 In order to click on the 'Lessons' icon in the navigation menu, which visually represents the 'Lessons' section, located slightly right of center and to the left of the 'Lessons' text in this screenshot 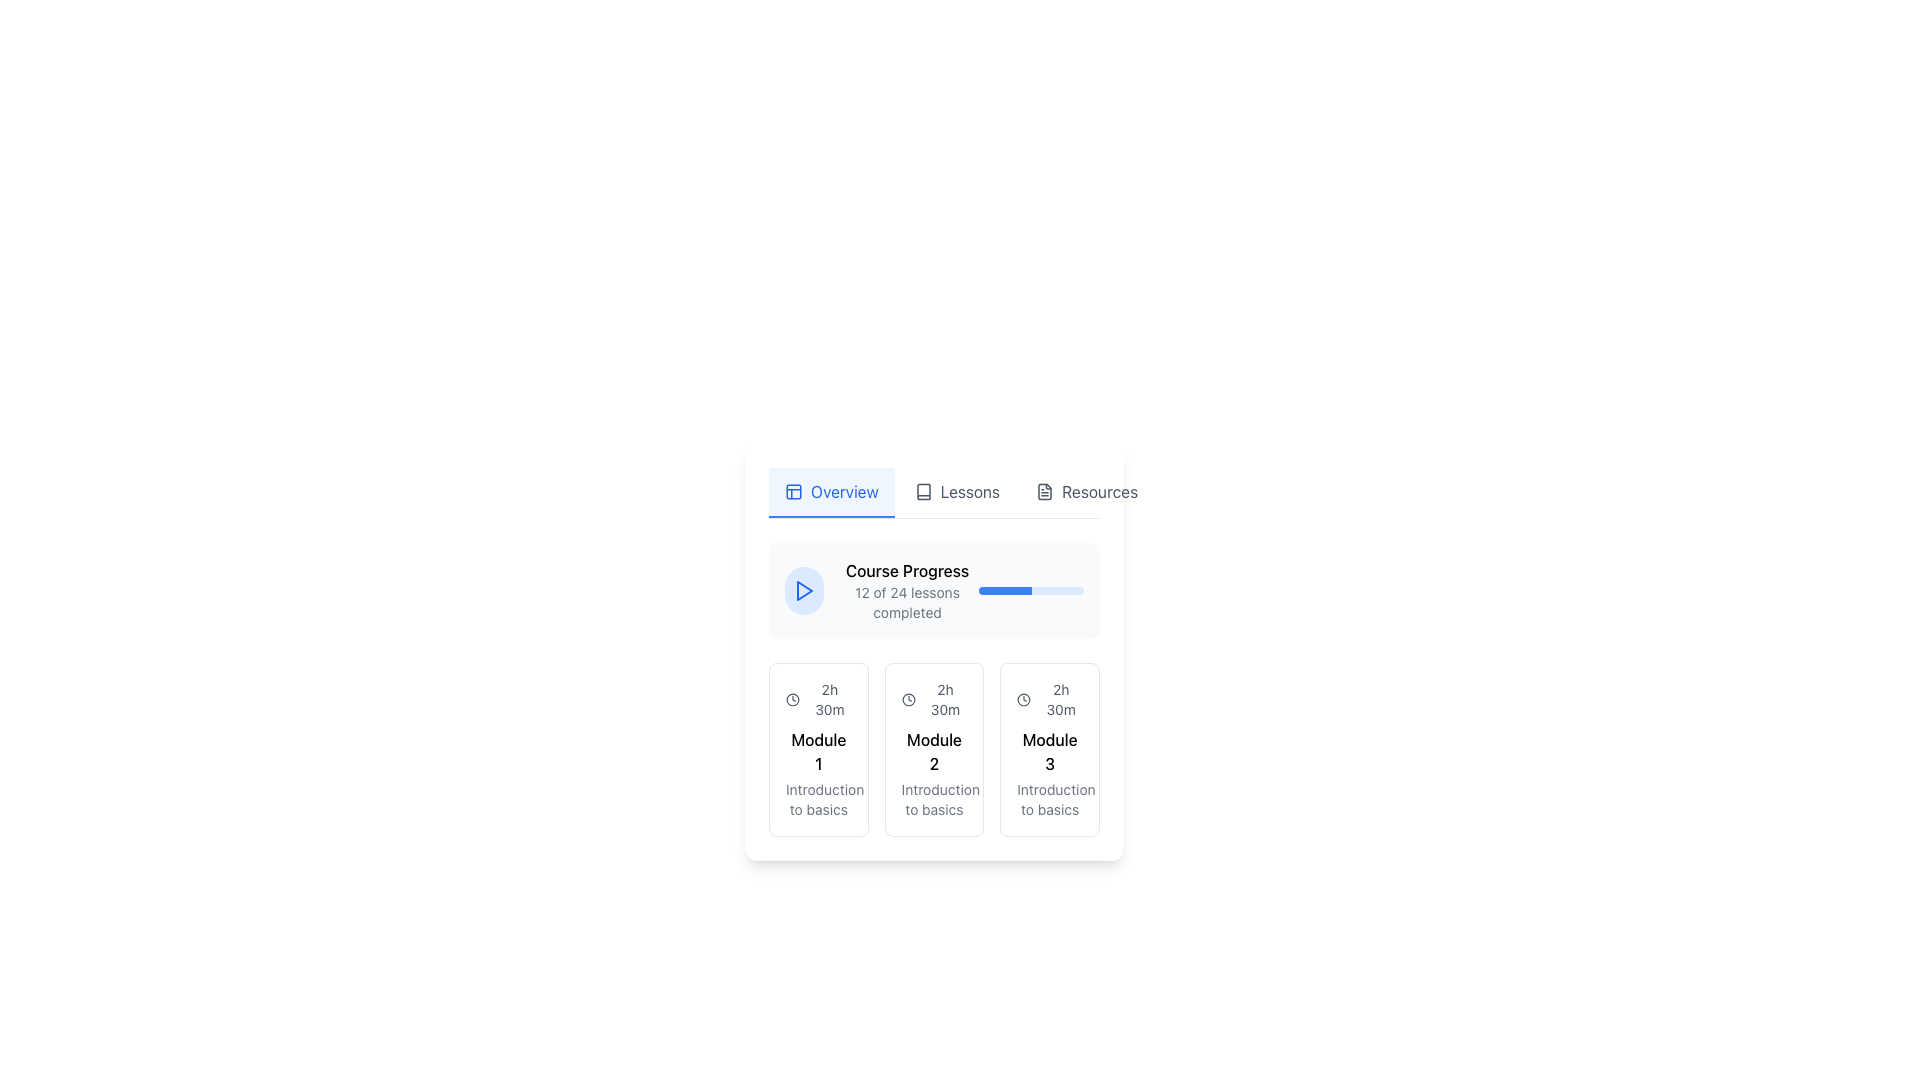, I will do `click(922, 492)`.